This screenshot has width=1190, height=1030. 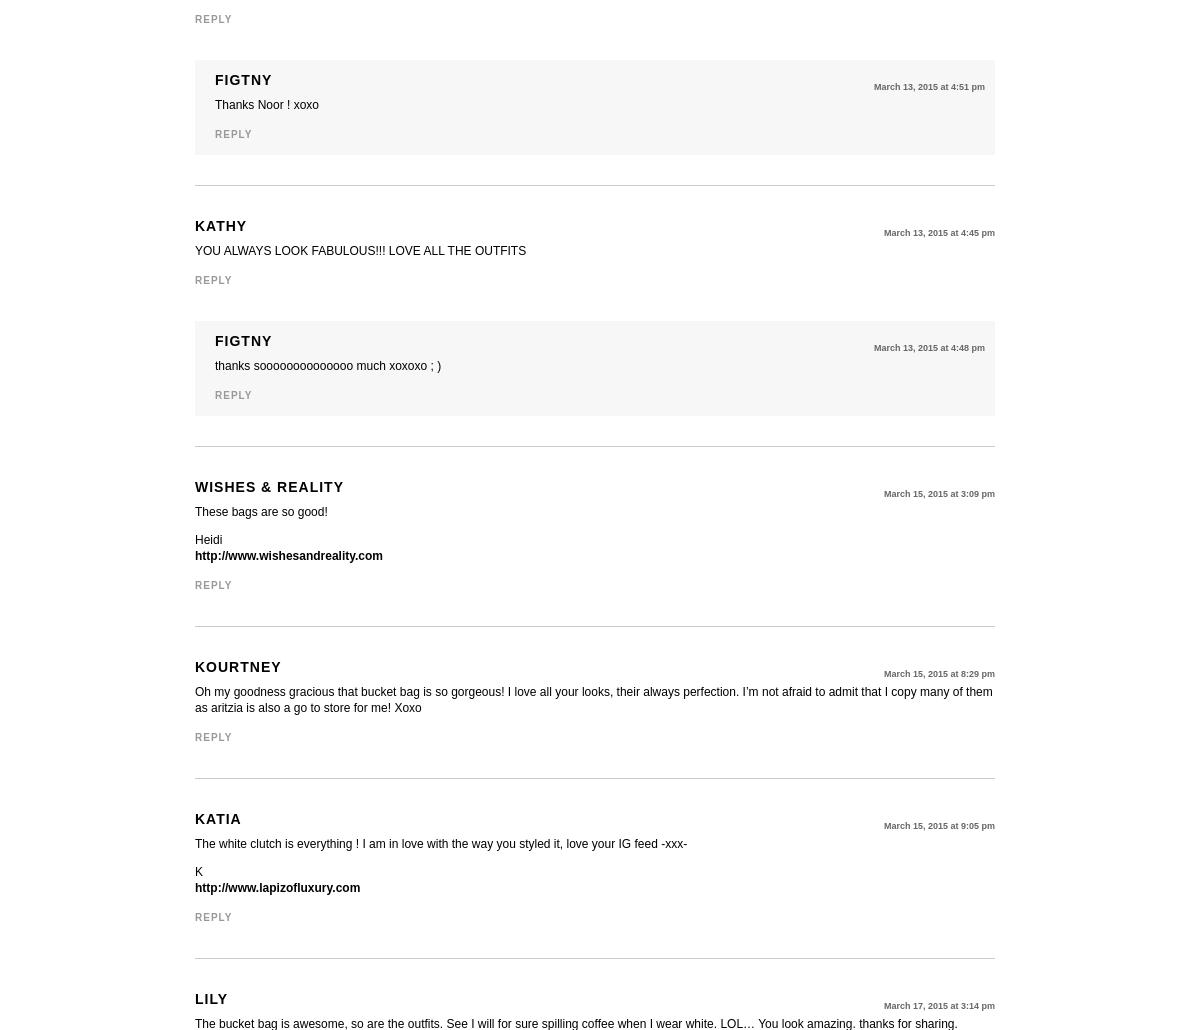 I want to click on 'March 13, 2015 at 4:45 pm', so click(x=938, y=232).